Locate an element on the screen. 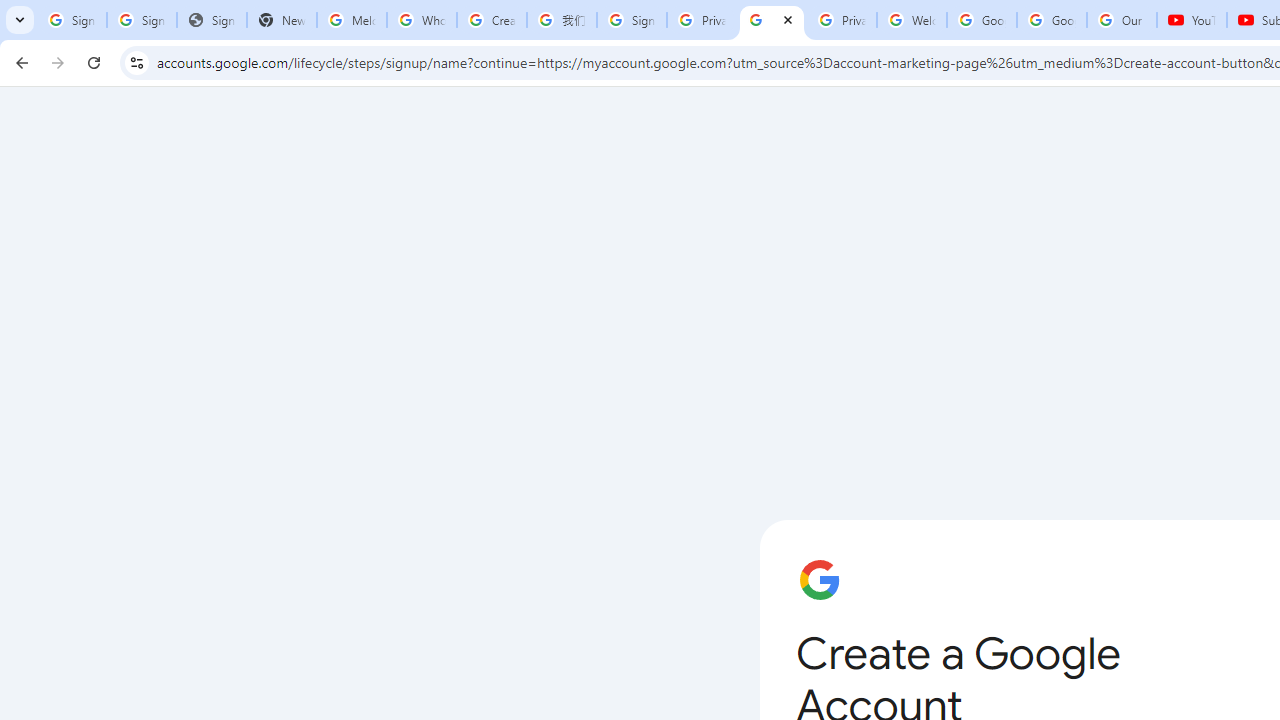  'Create your Google Account' is located at coordinates (492, 20).